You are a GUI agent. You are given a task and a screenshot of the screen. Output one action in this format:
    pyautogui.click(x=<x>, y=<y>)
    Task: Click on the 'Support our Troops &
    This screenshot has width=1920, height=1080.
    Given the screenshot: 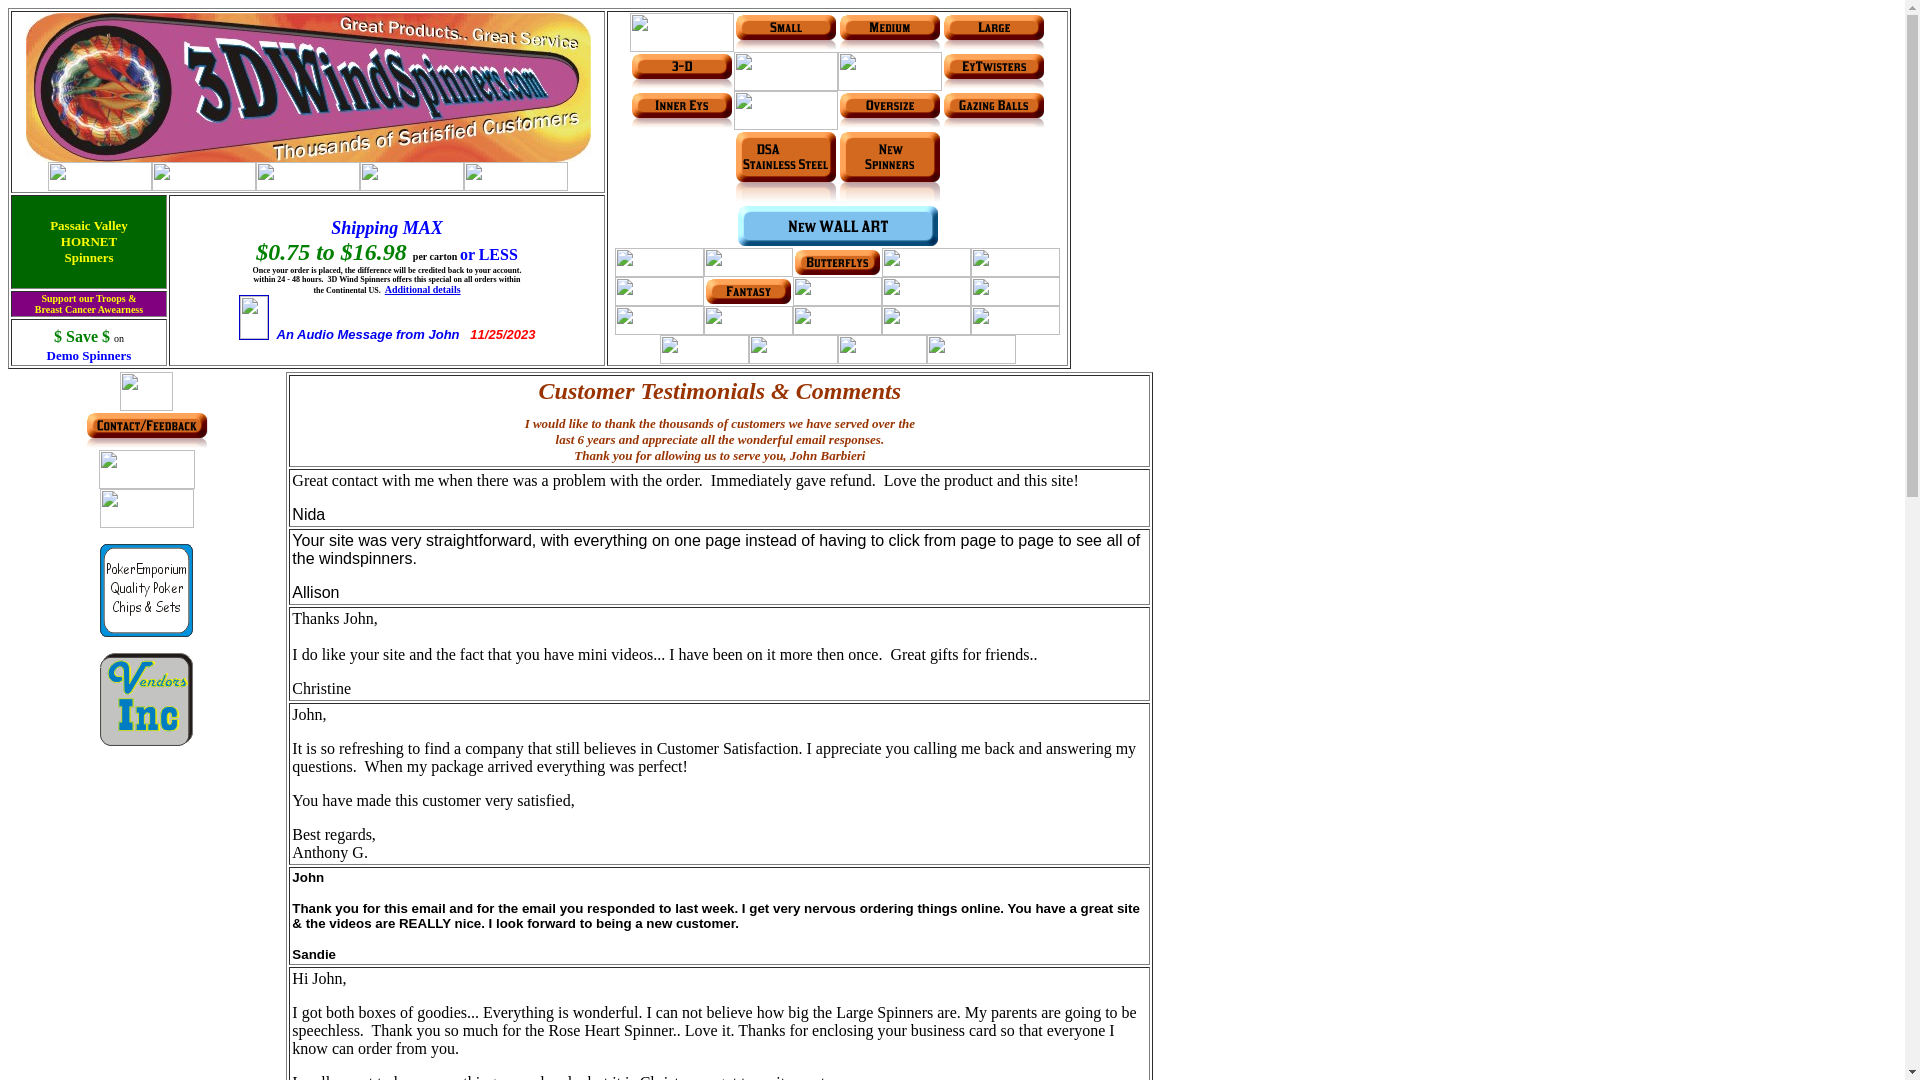 What is the action you would take?
    pyautogui.click(x=88, y=301)
    